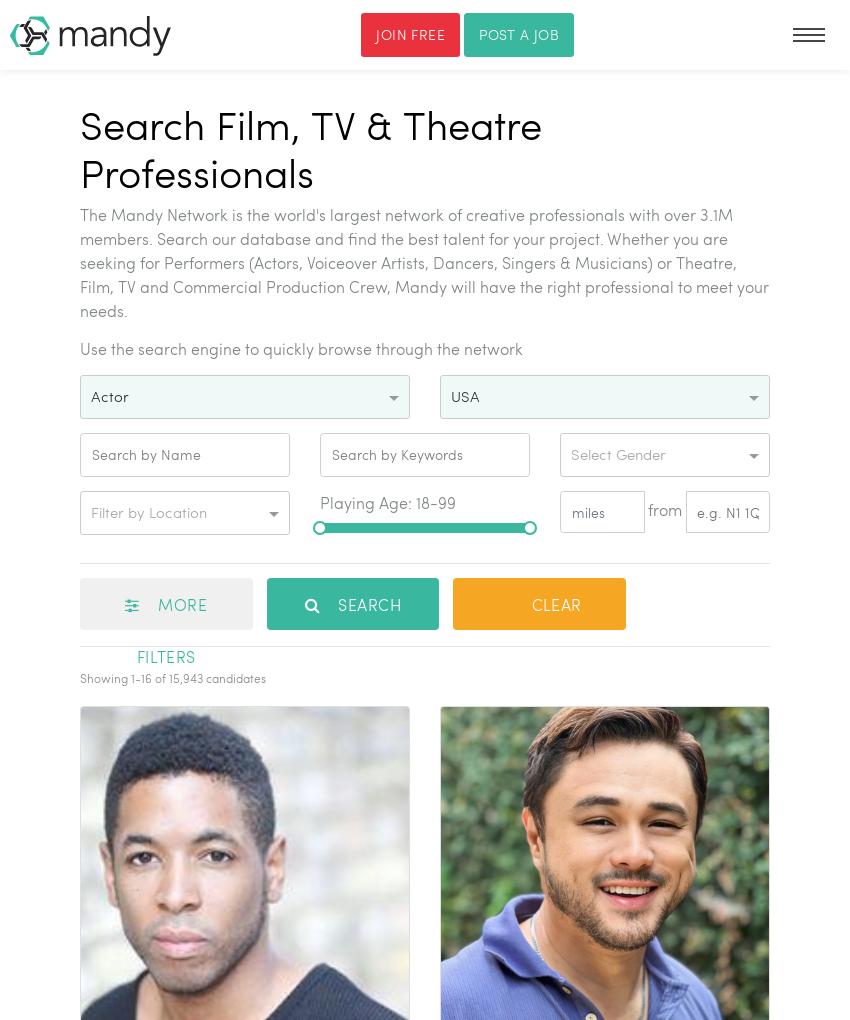  Describe the element at coordinates (434, 502) in the screenshot. I see `'18-99'` at that location.